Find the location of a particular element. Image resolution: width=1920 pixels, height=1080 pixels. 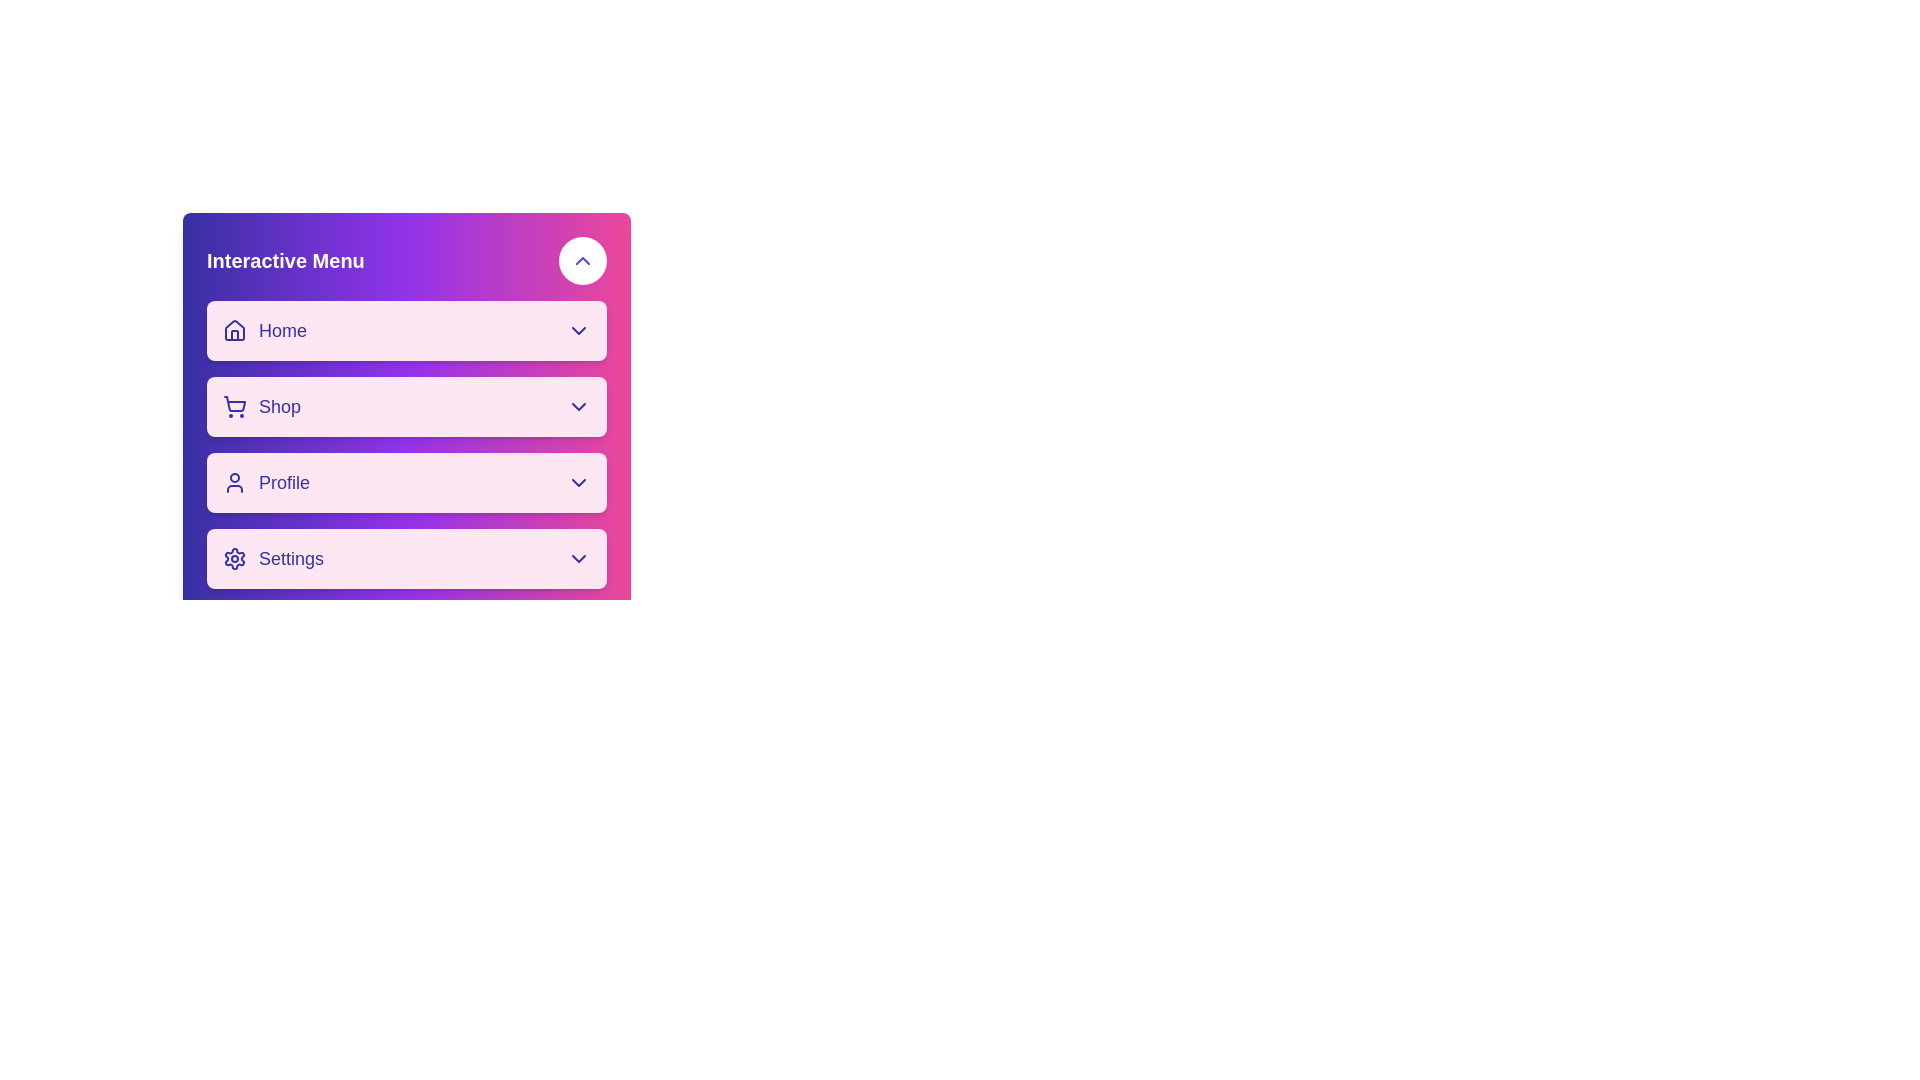

the downward-pointing chevron icon at the end of the 'Home' label is located at coordinates (578, 330).